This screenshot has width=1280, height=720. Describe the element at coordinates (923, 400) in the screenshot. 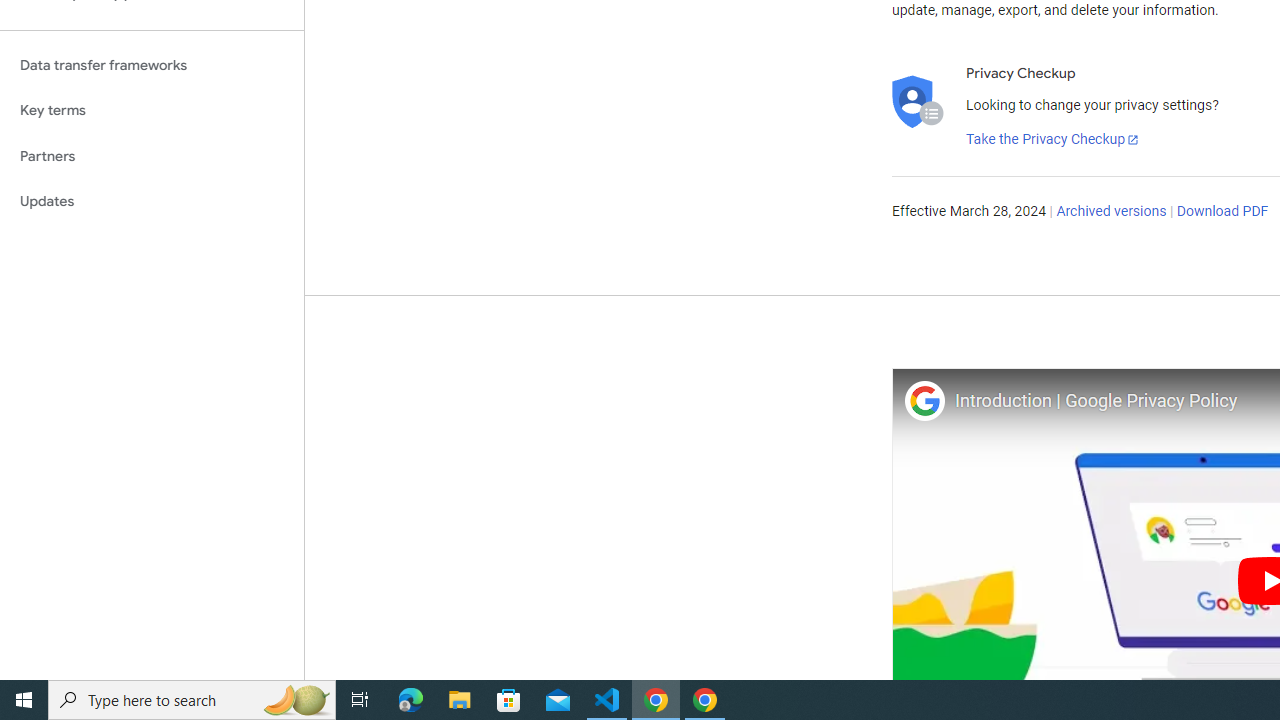

I see `'Photo image of Google'` at that location.